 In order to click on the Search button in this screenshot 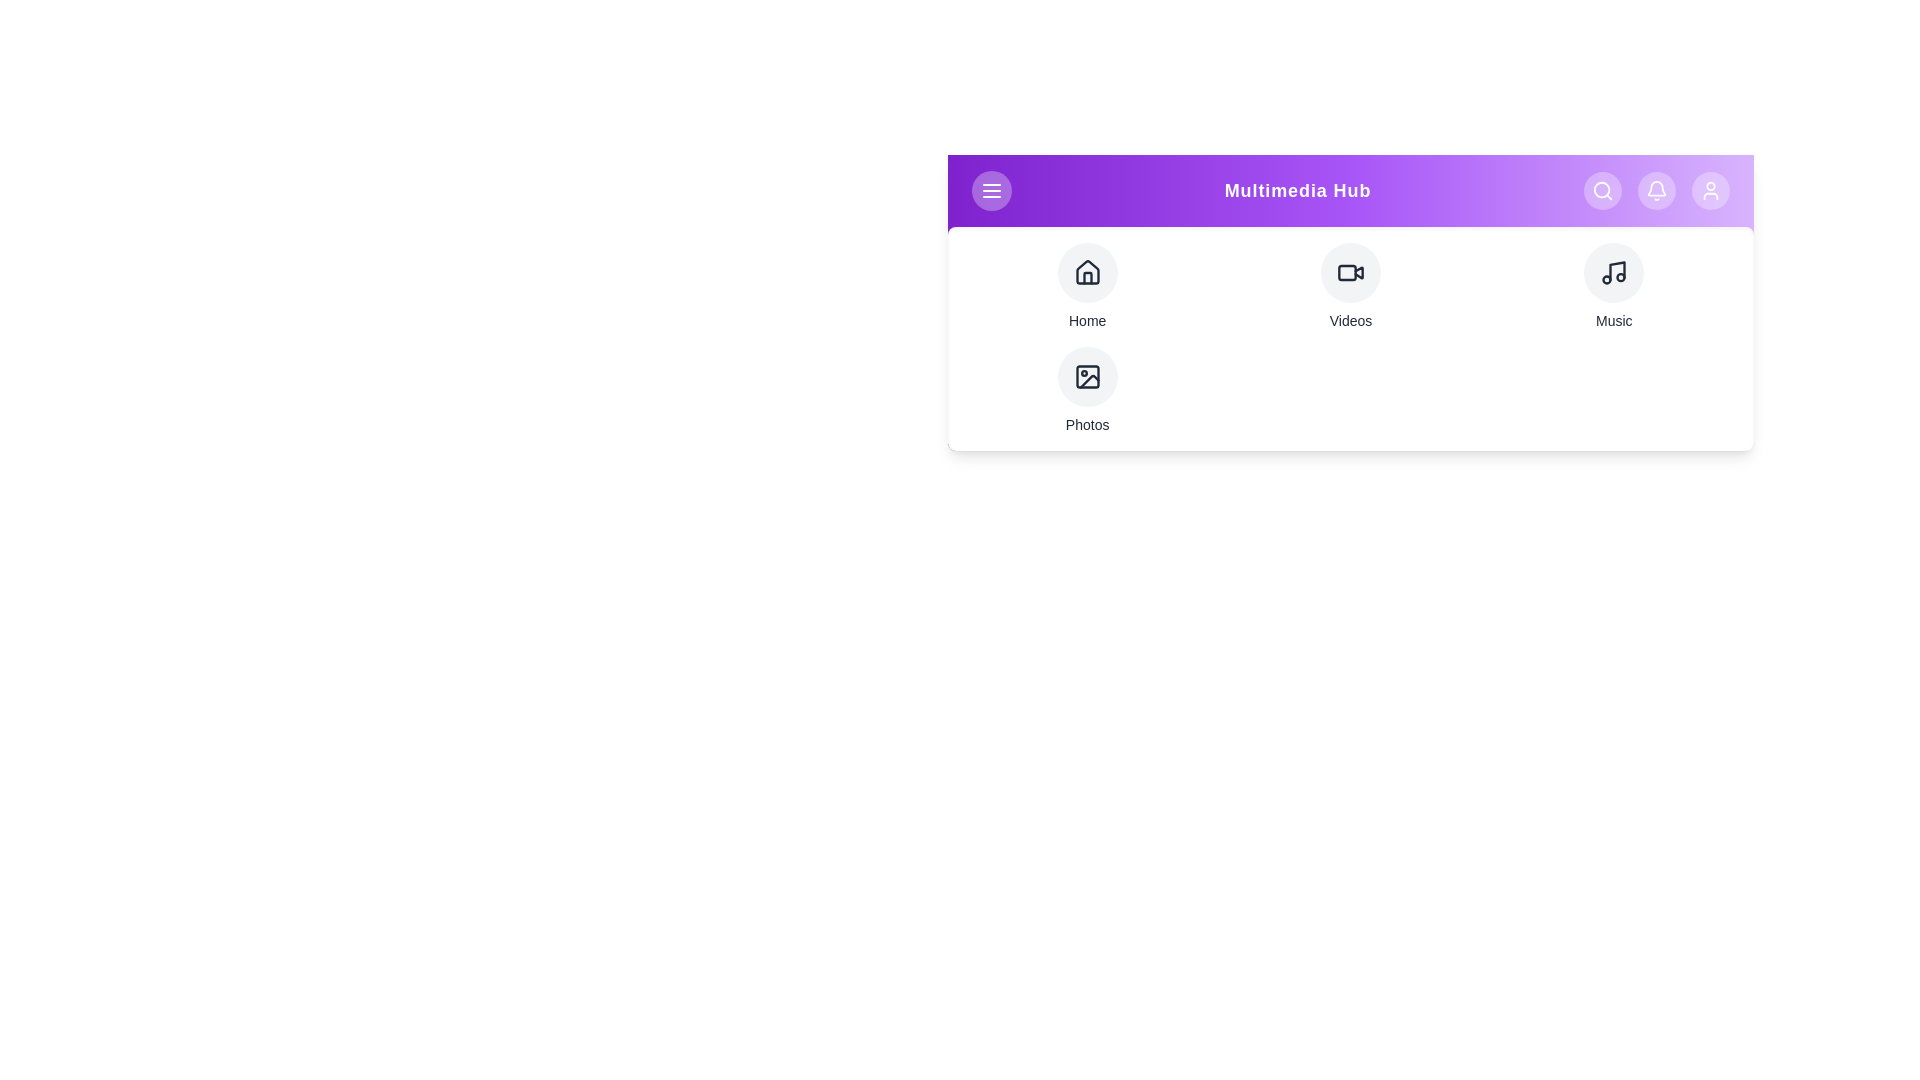, I will do `click(1603, 191)`.